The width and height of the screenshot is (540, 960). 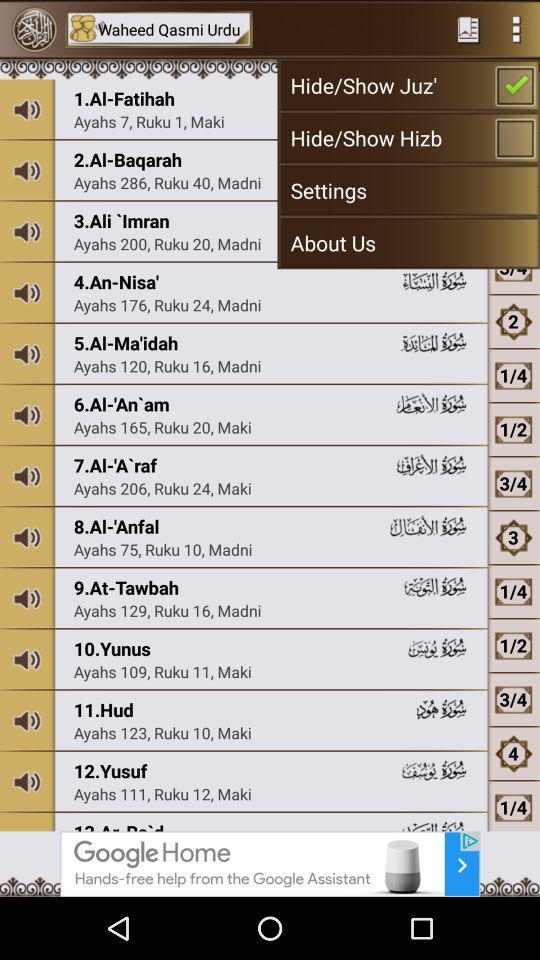 What do you see at coordinates (270, 863) in the screenshot?
I see `find out more` at bounding box center [270, 863].